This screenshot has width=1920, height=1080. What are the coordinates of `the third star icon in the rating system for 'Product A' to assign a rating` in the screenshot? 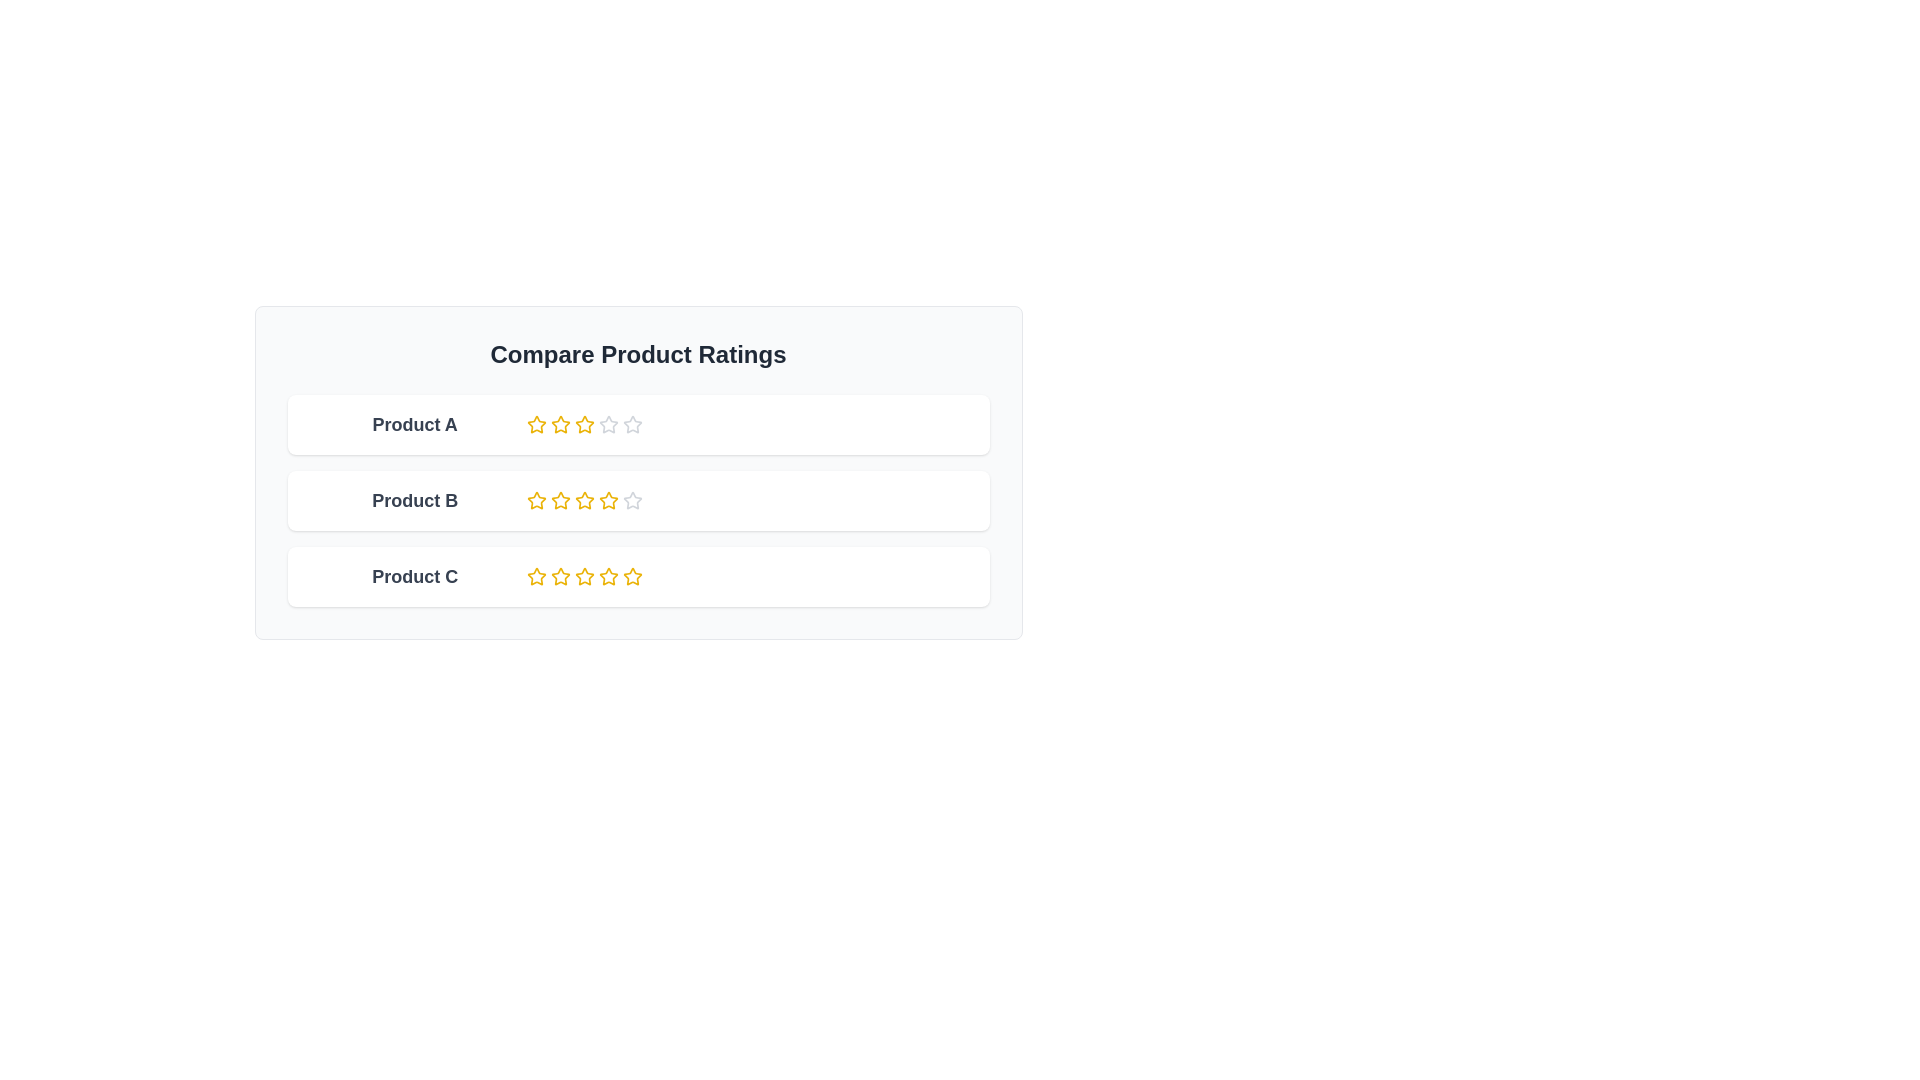 It's located at (560, 423).